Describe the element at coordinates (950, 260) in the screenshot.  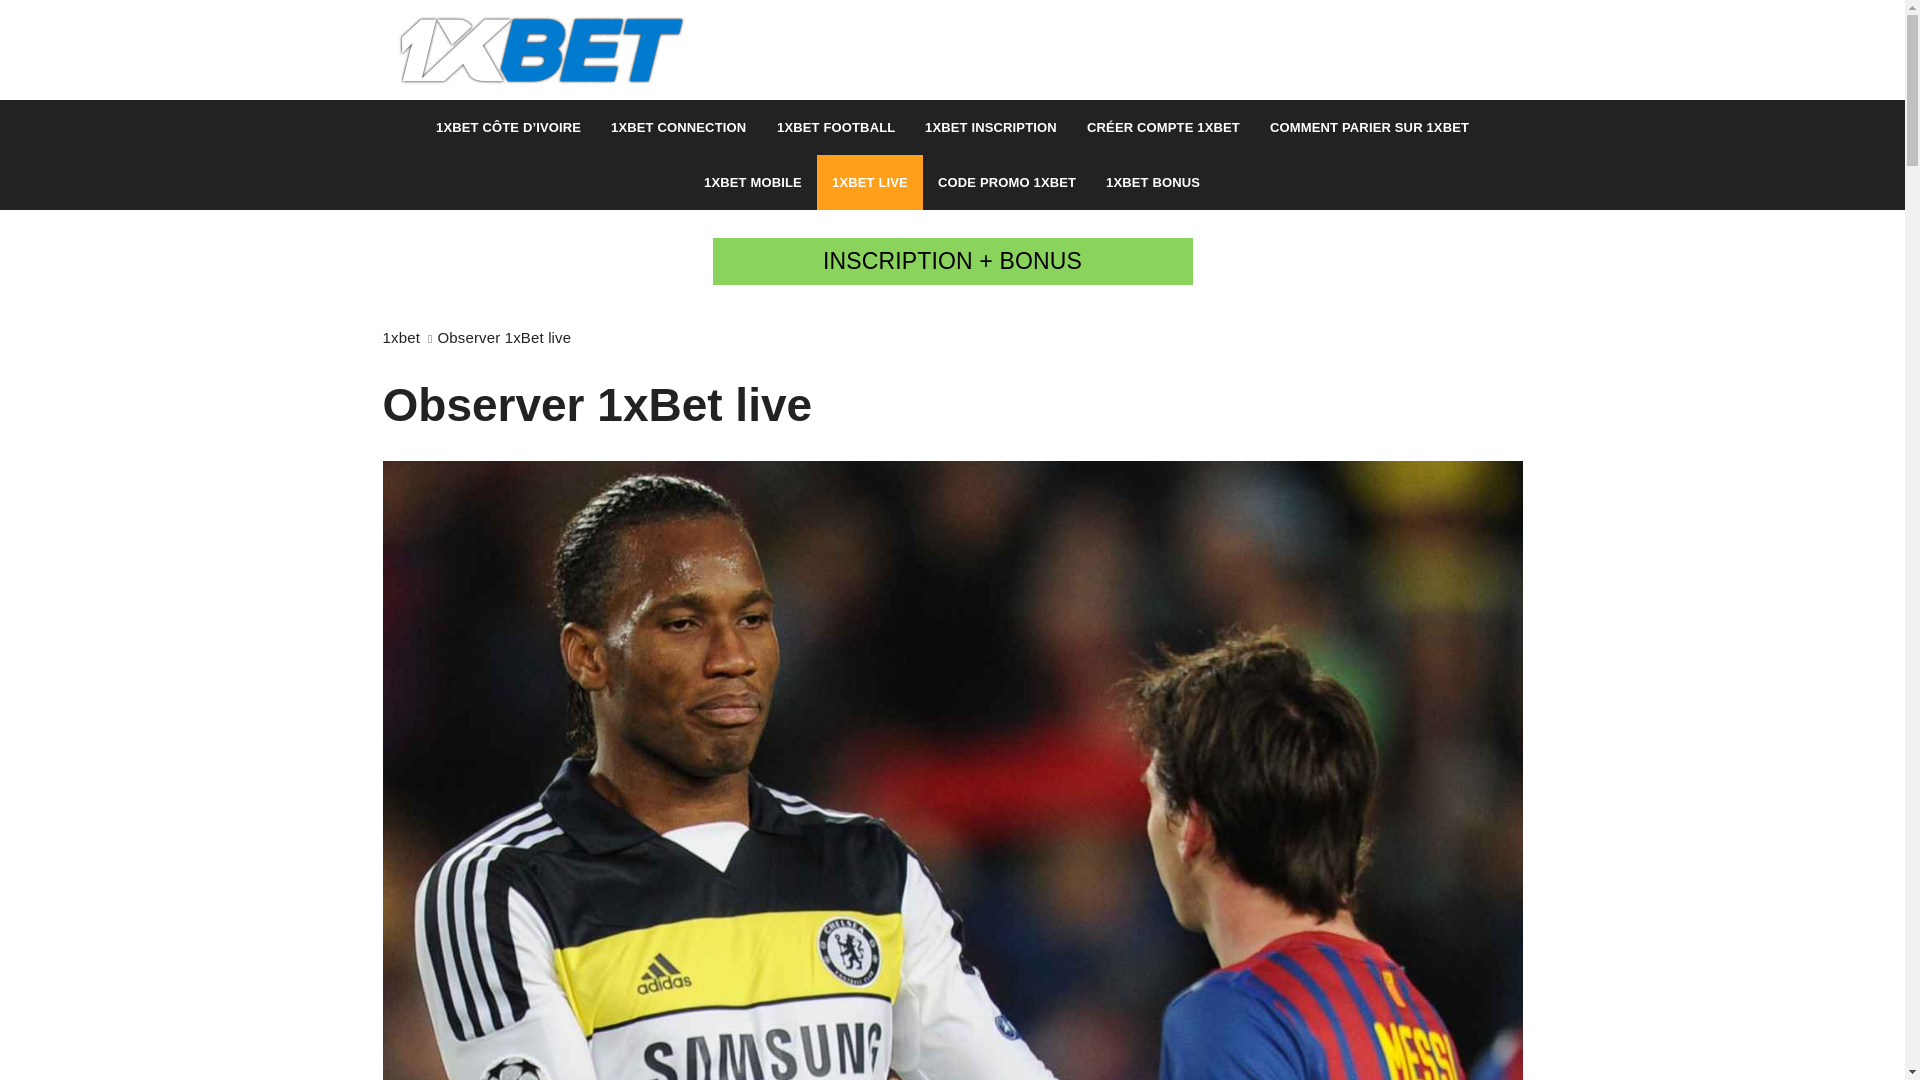
I see `'INSCRIPTION + BONUS'` at that location.